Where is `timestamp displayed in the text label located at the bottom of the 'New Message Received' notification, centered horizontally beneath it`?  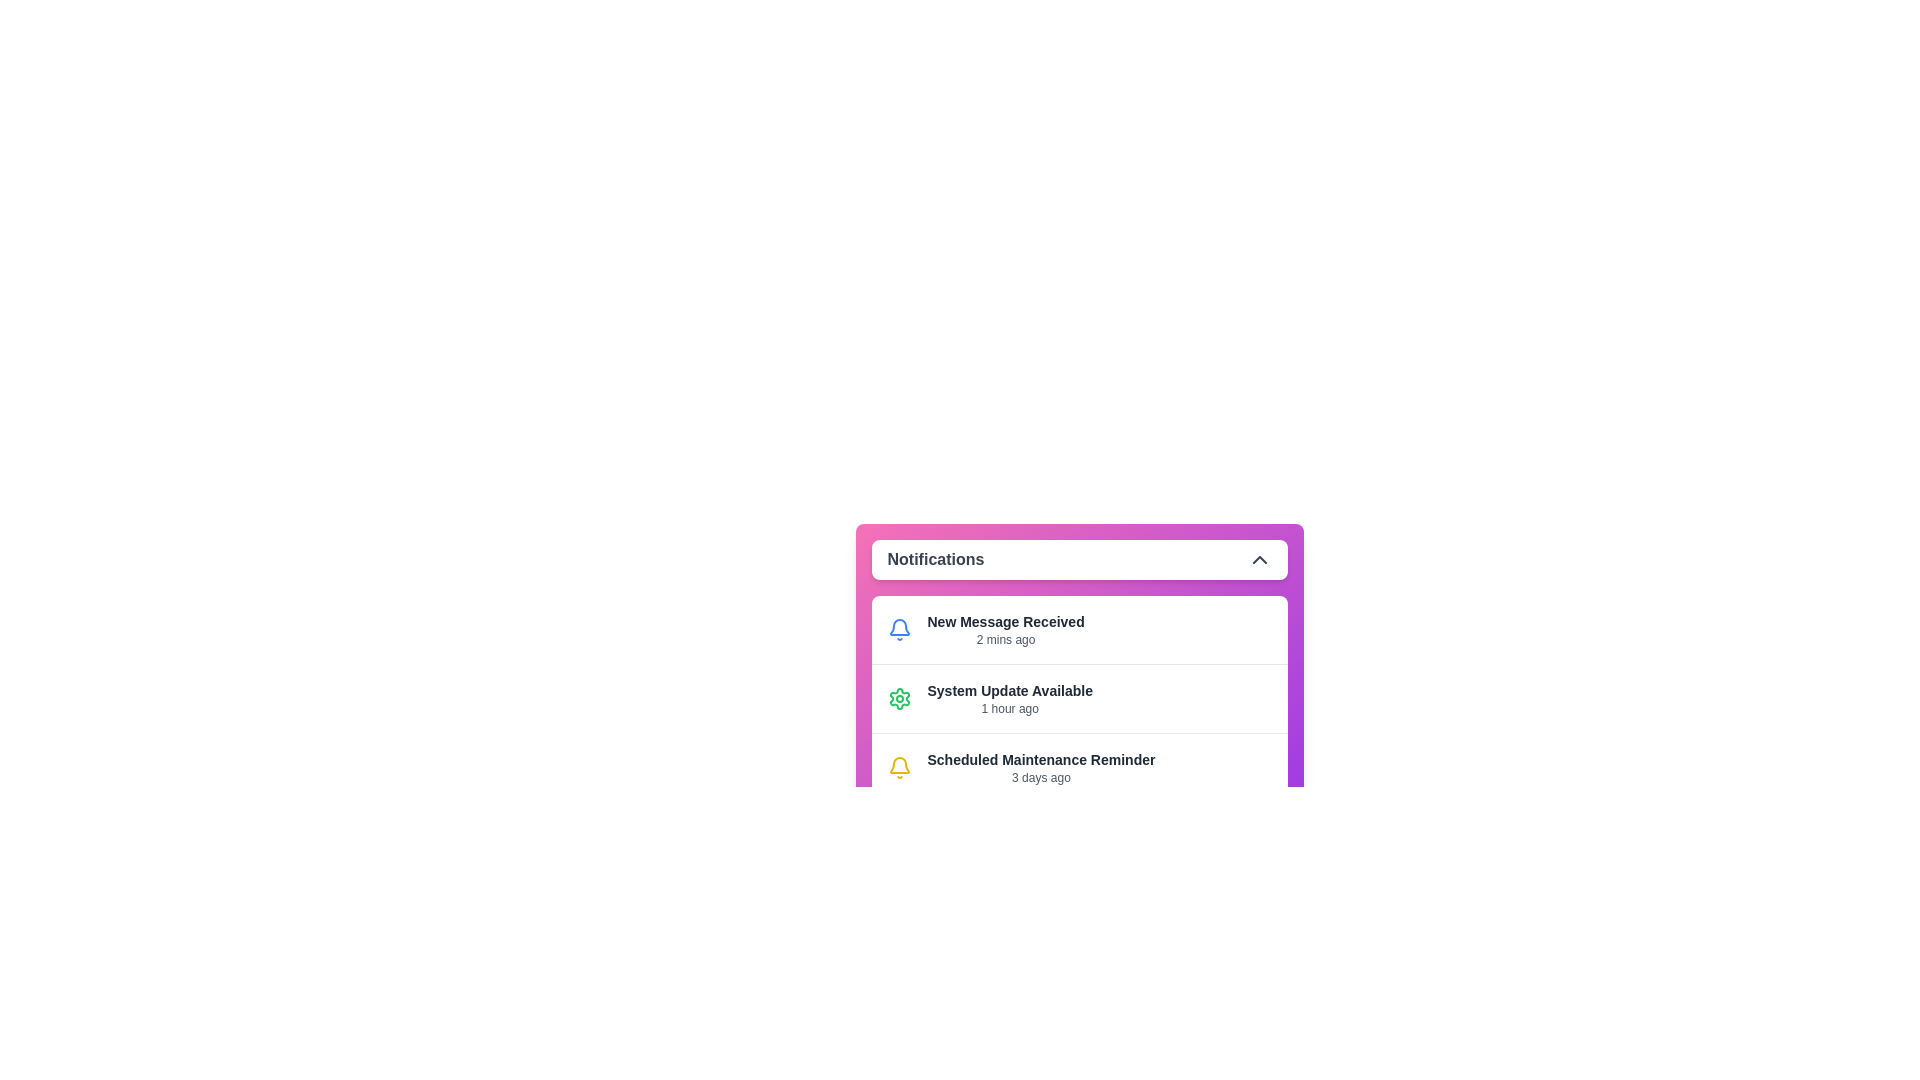
timestamp displayed in the text label located at the bottom of the 'New Message Received' notification, centered horizontally beneath it is located at coordinates (1006, 640).